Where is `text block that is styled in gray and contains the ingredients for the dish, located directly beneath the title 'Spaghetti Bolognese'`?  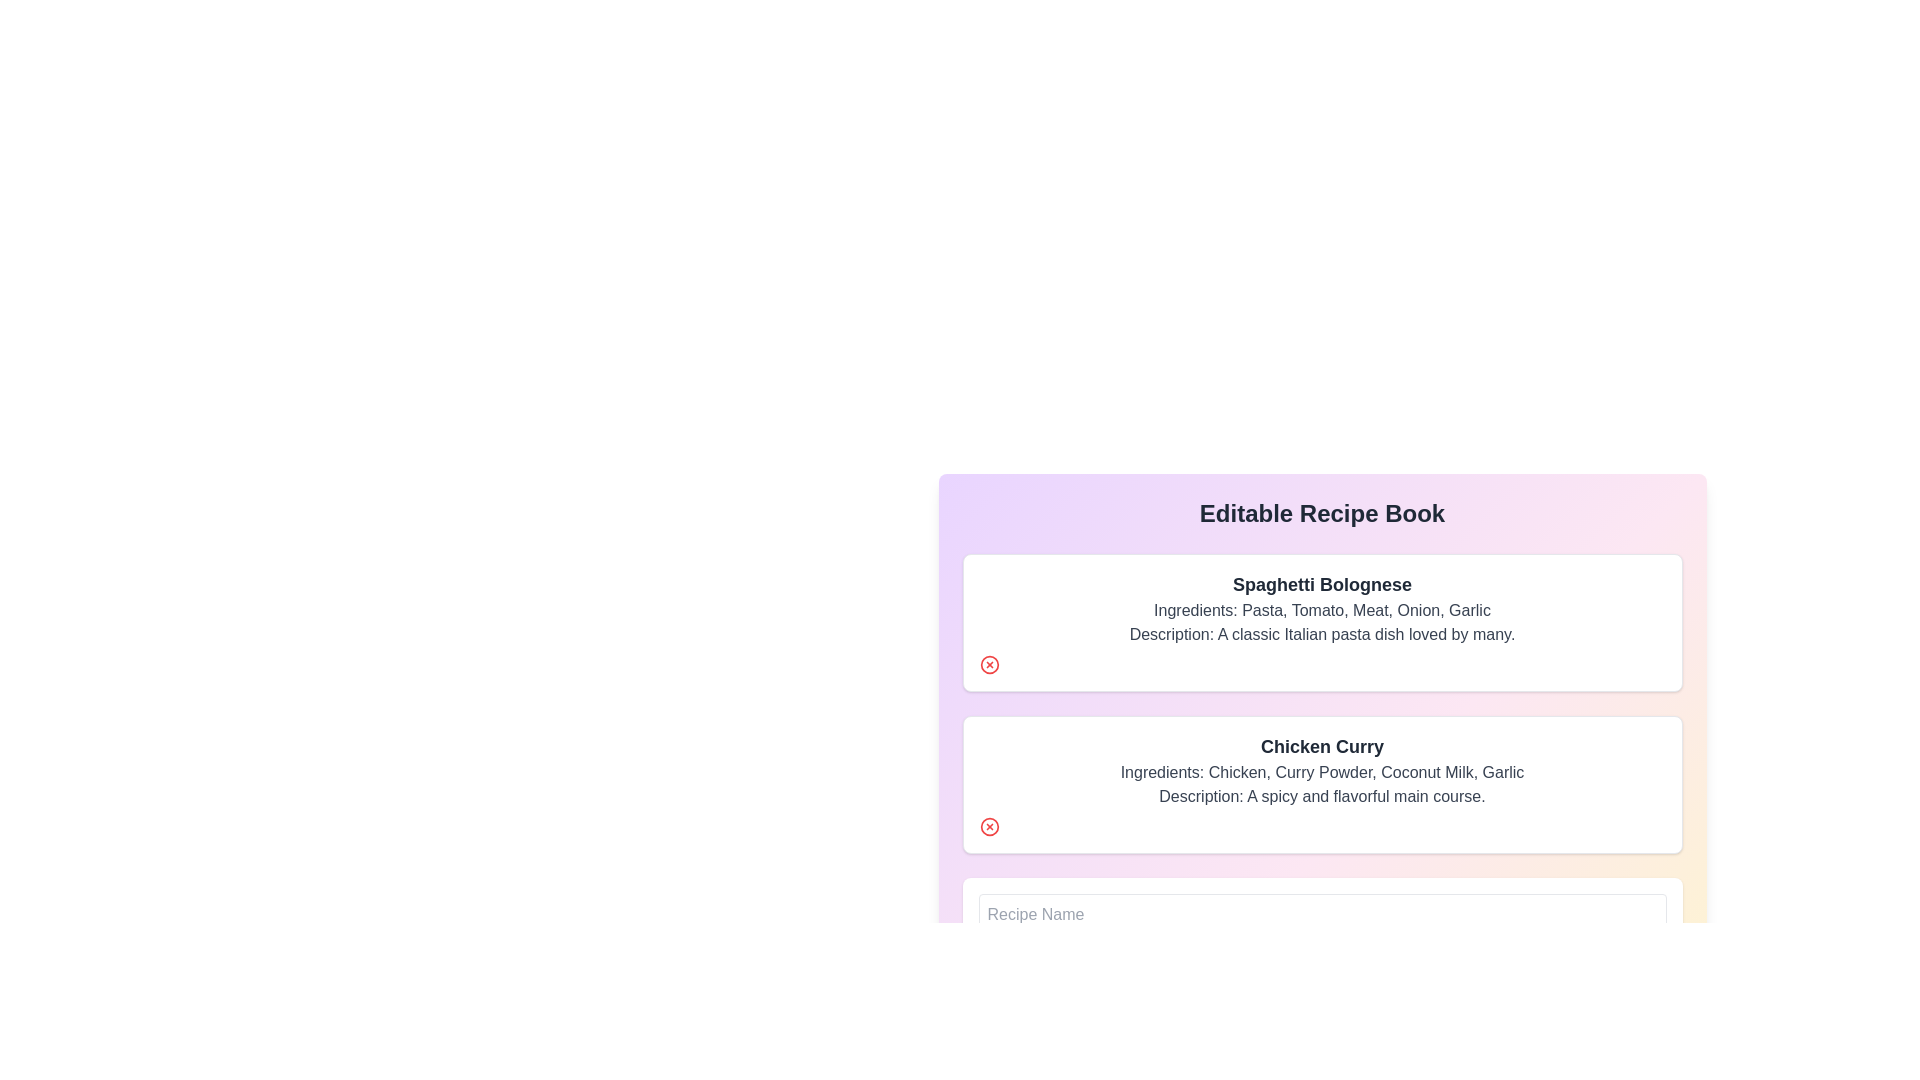 text block that is styled in gray and contains the ingredients for the dish, located directly beneath the title 'Spaghetti Bolognese' is located at coordinates (1322, 609).